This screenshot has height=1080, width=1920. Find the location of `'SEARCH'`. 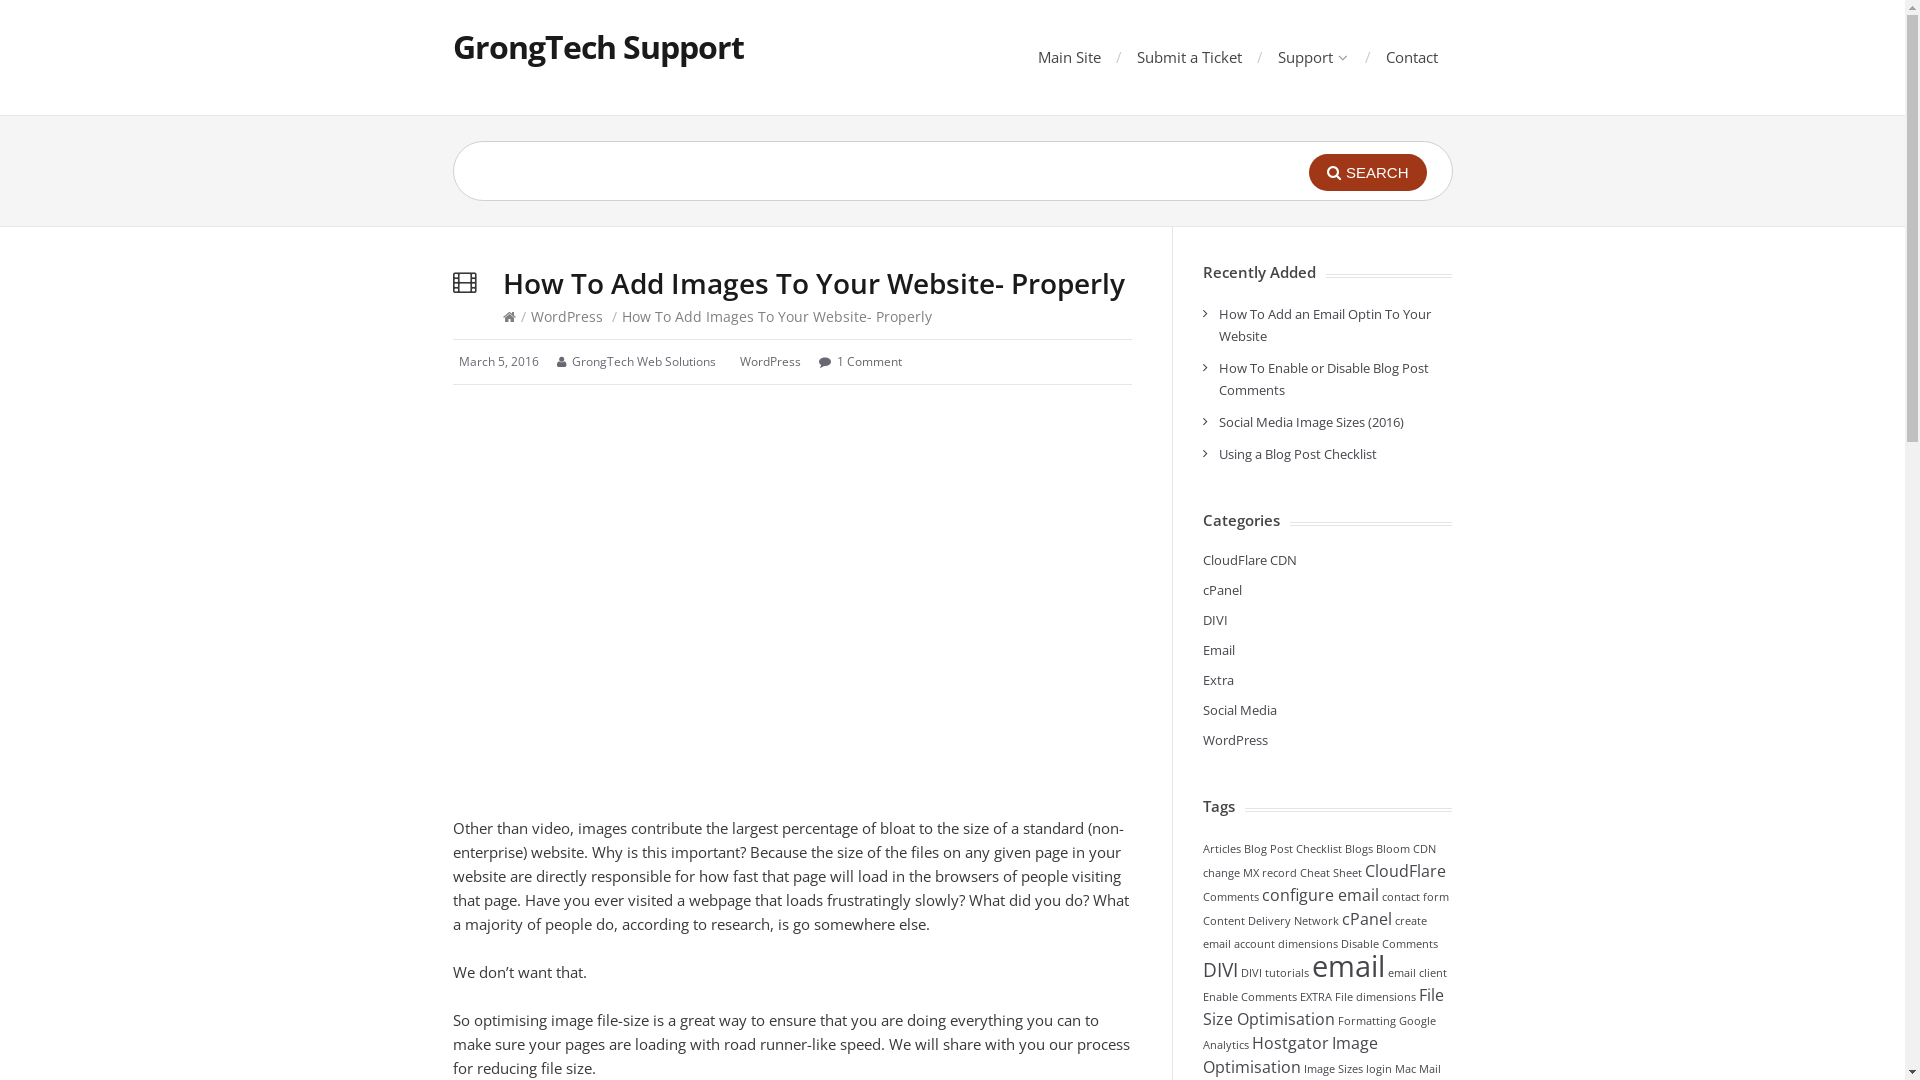

'SEARCH' is located at coordinates (1367, 171).